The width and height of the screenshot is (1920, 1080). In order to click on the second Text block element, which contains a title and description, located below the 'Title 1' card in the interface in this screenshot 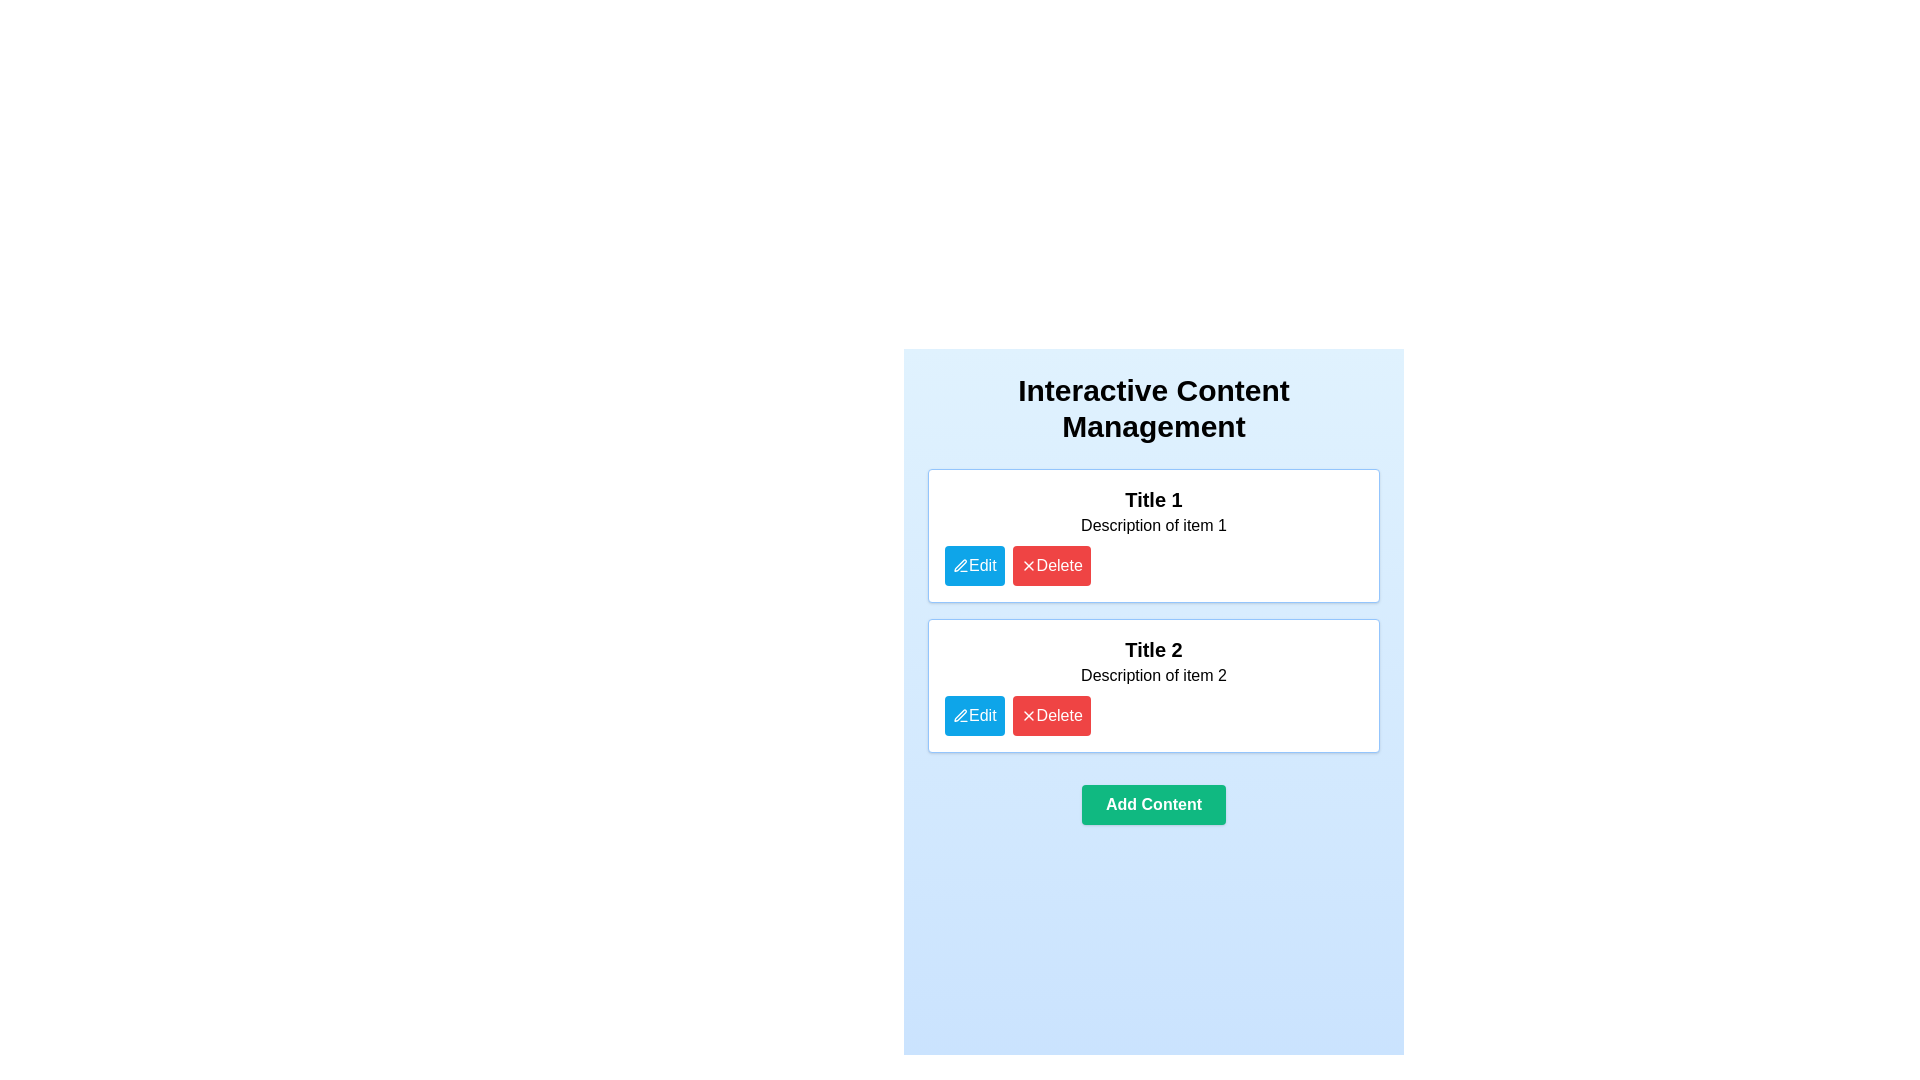, I will do `click(1153, 662)`.